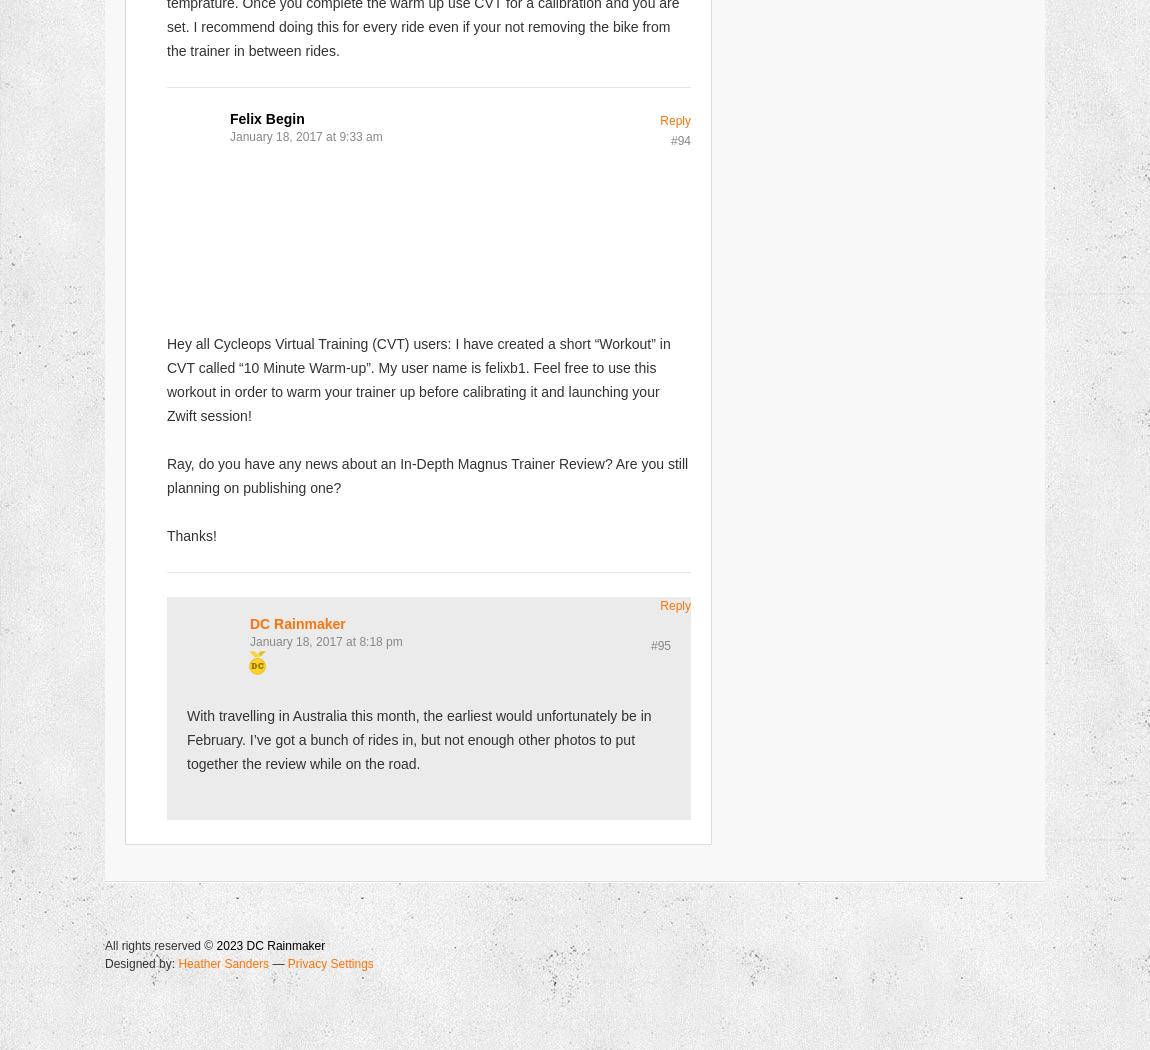 The height and width of the screenshot is (1050, 1150). Describe the element at coordinates (159, 944) in the screenshot. I see `'All rights reserved ©'` at that location.